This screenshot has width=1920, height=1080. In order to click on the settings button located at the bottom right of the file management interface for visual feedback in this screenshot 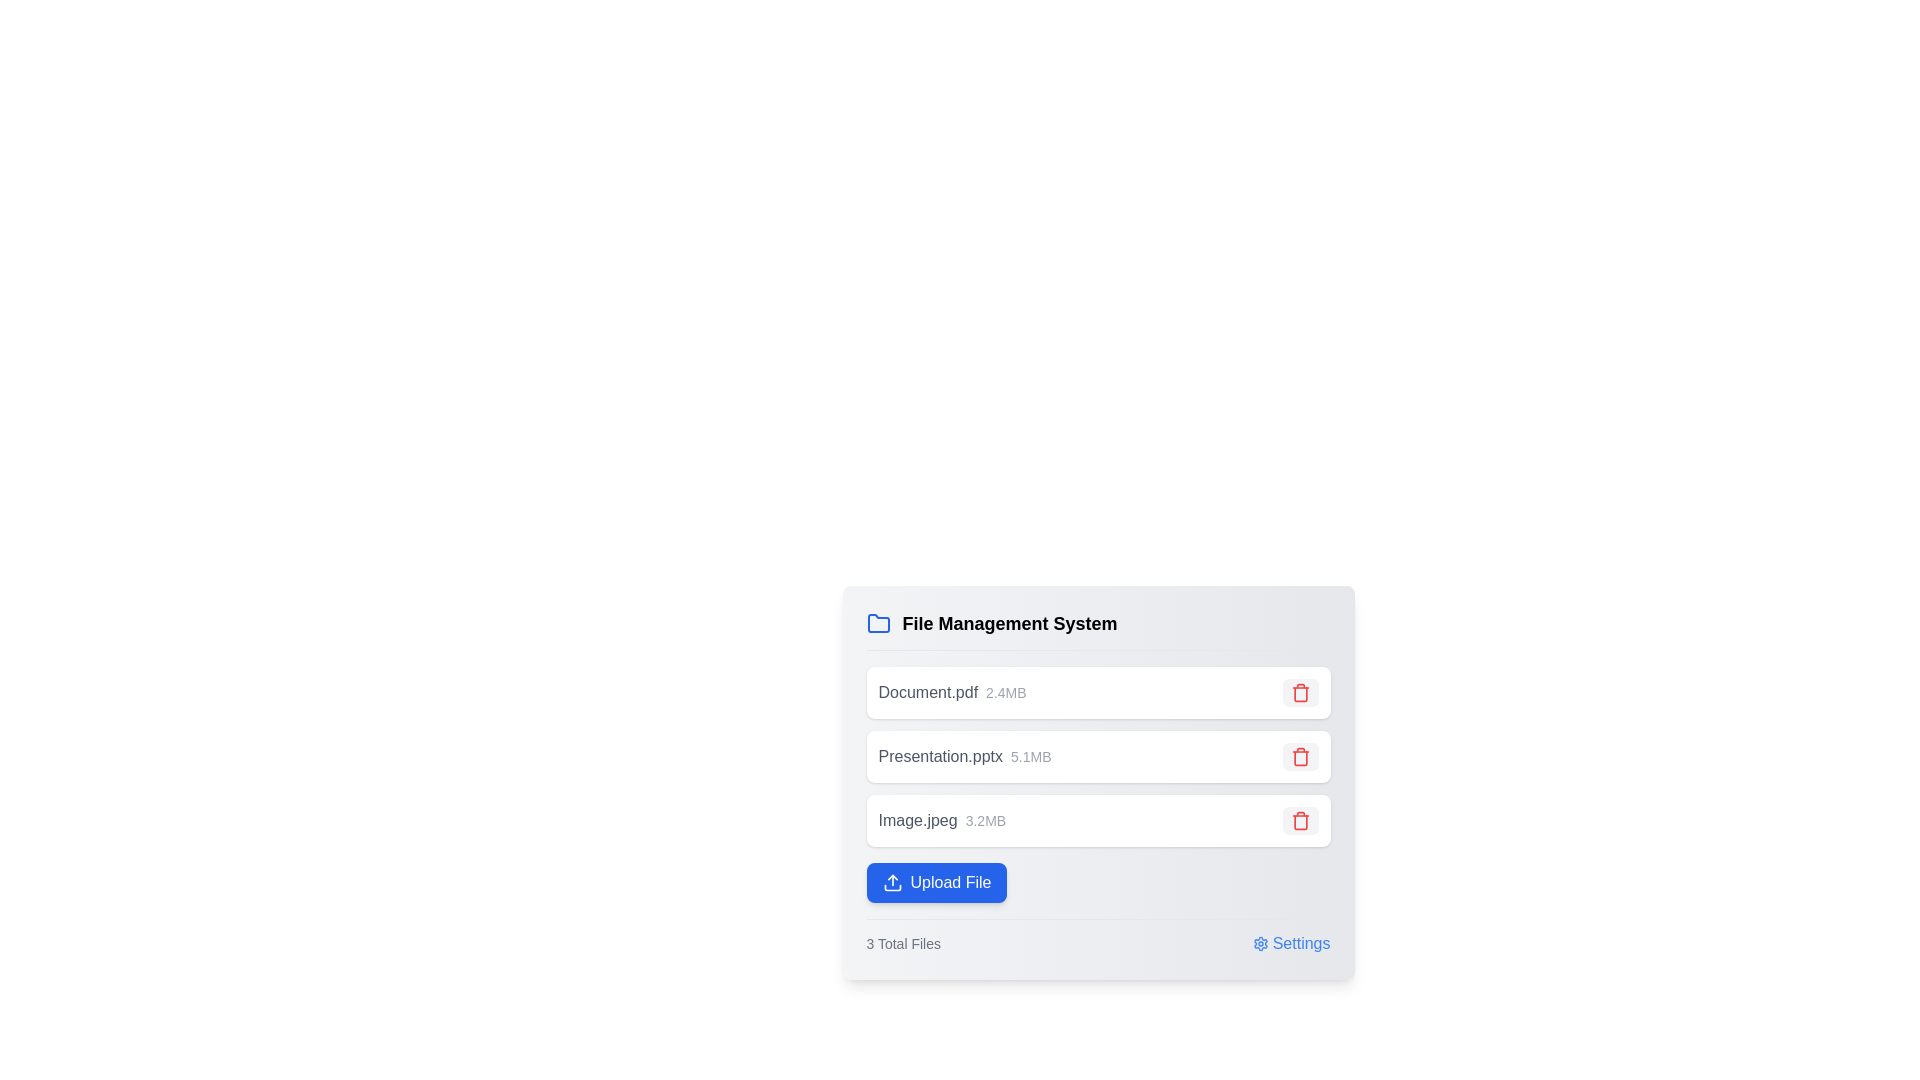, I will do `click(1291, 944)`.